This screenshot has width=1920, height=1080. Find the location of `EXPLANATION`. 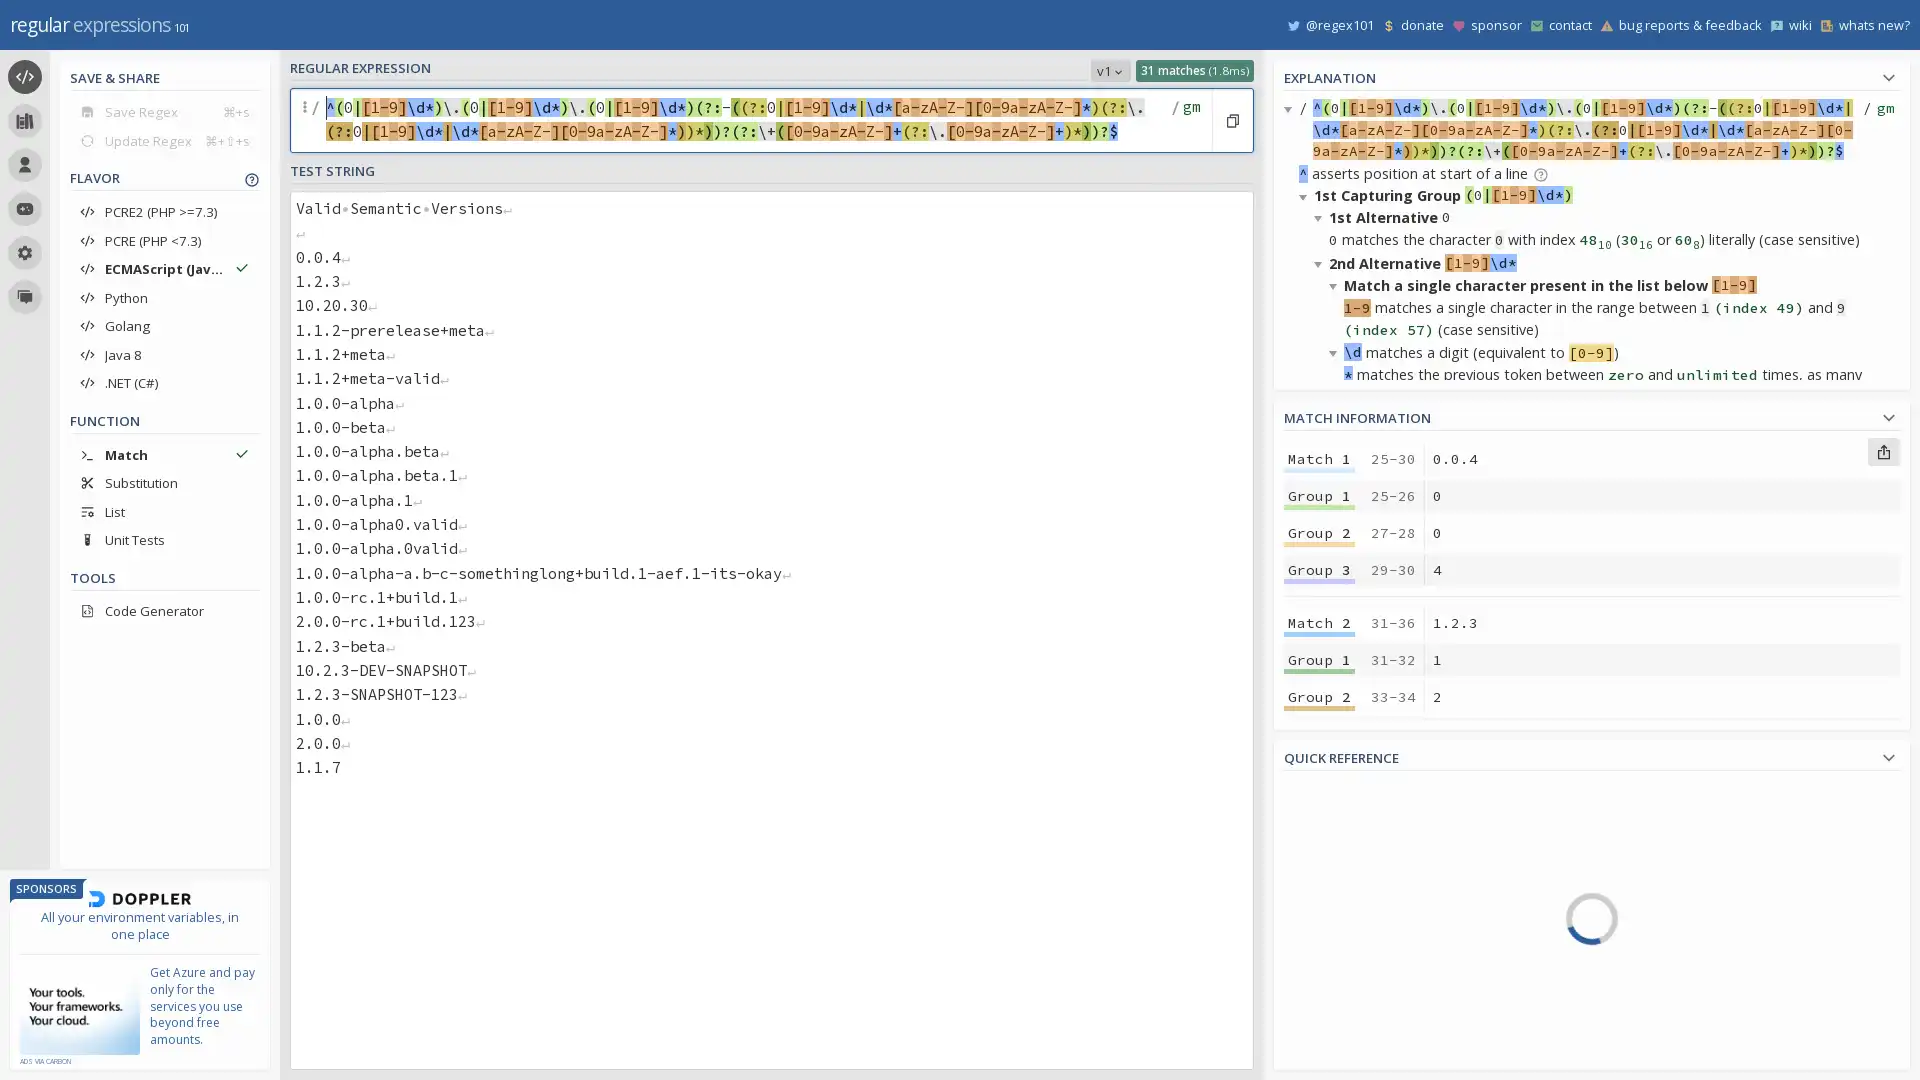

EXPLANATION is located at coordinates (1591, 74).